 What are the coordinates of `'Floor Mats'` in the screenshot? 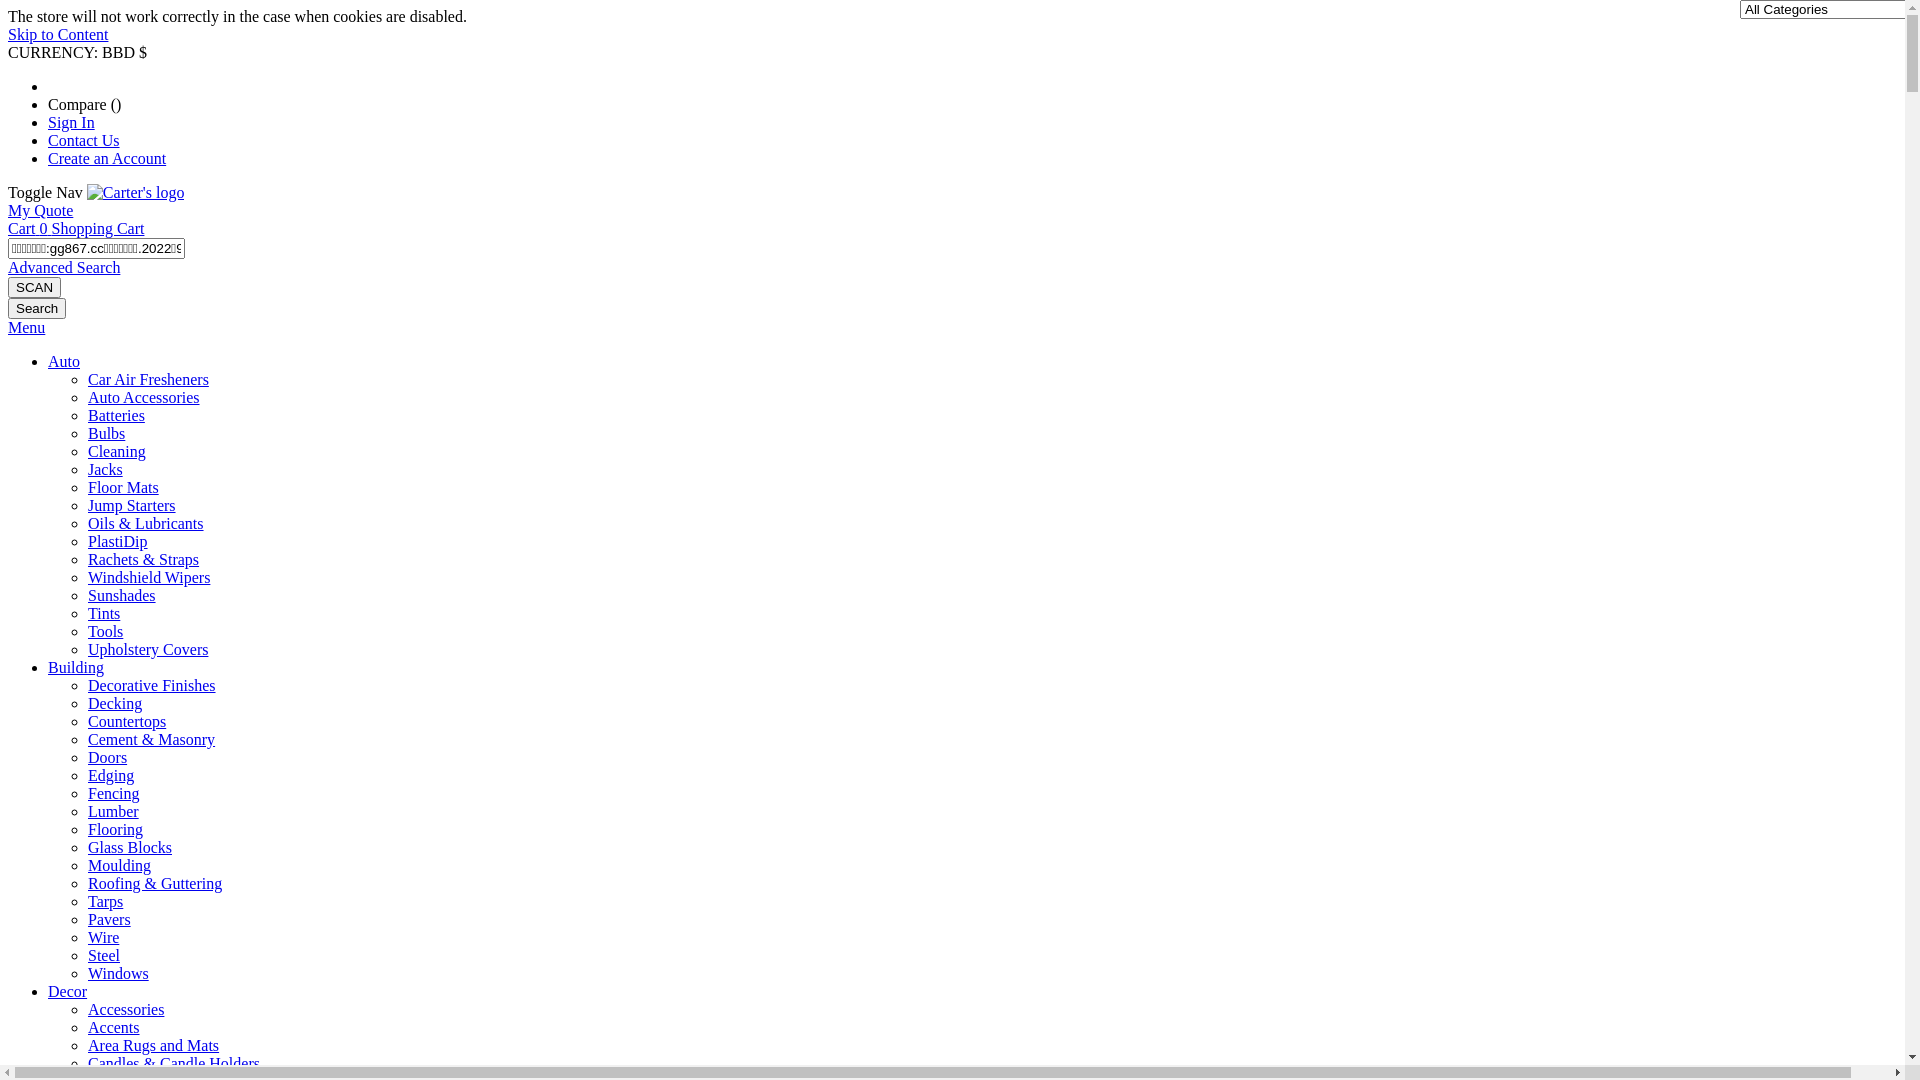 It's located at (122, 487).